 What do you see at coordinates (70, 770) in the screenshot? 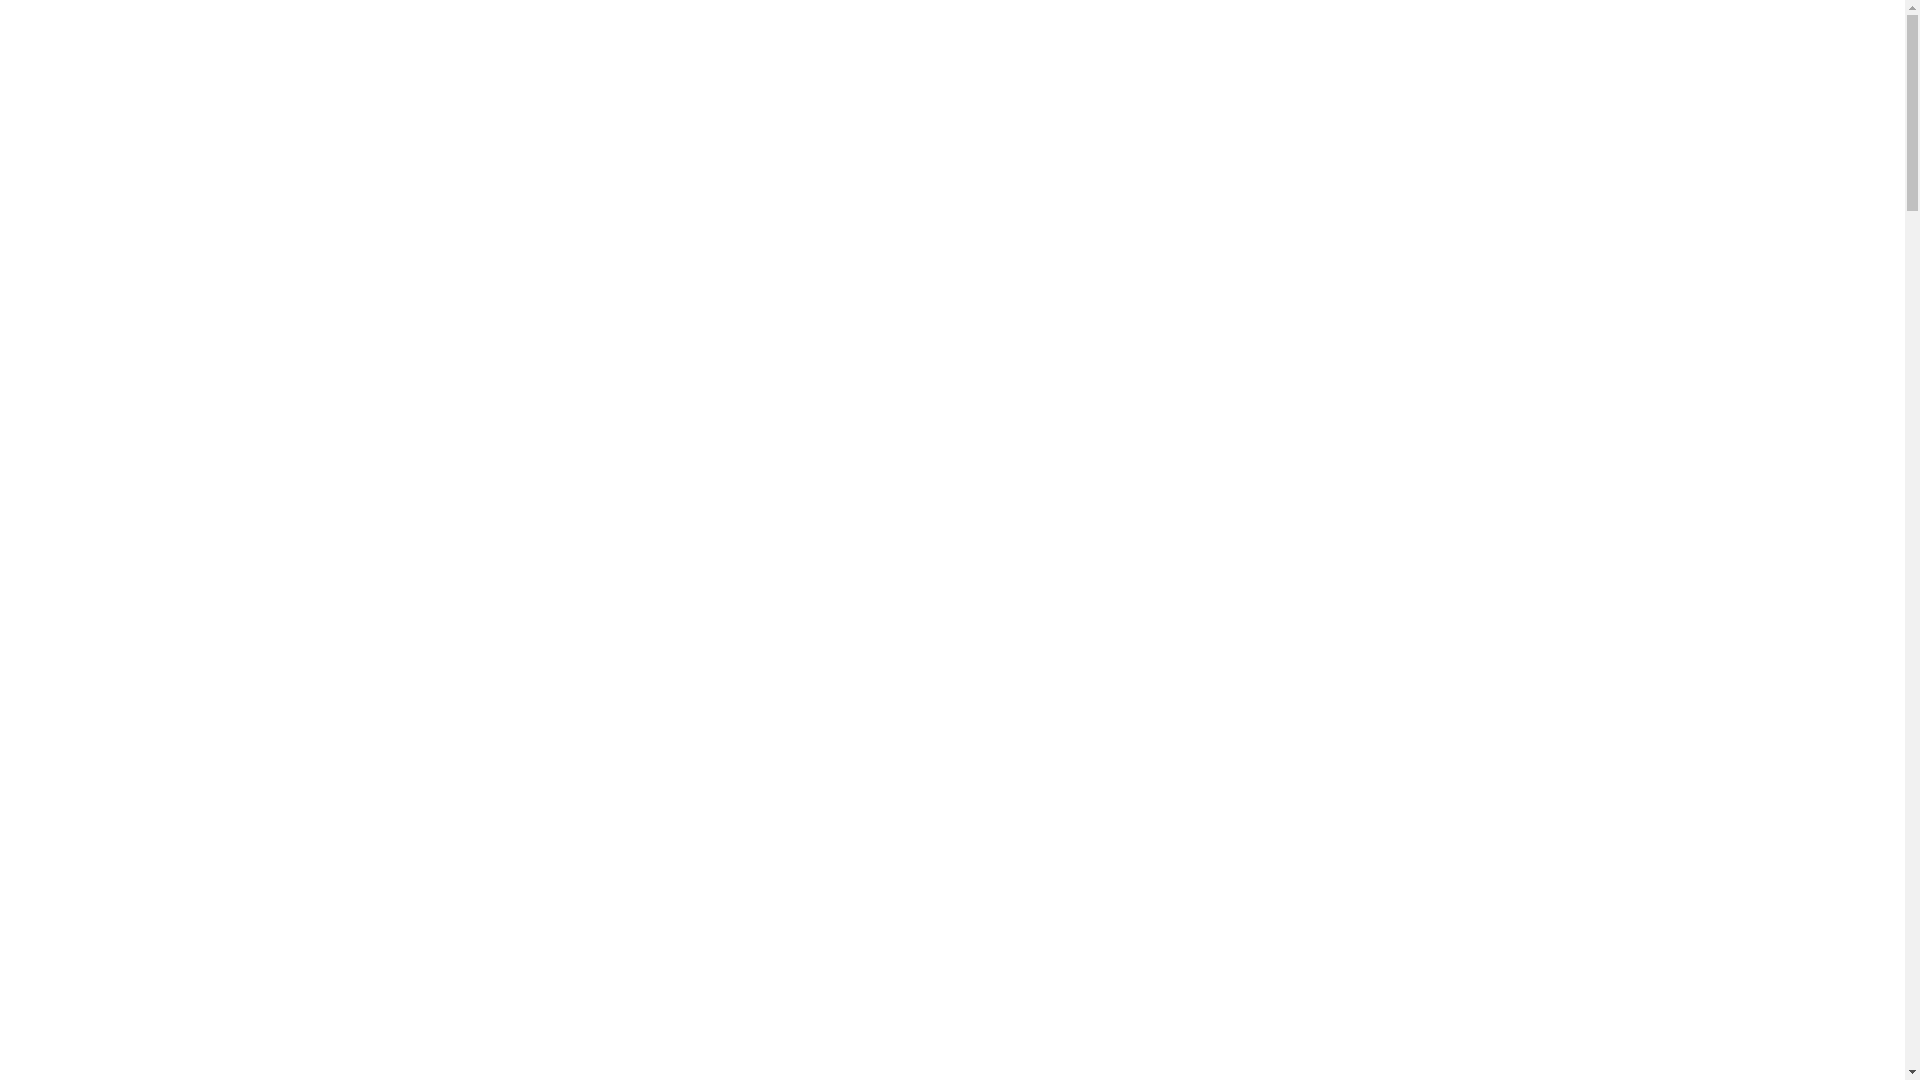
I see `'About'` at bounding box center [70, 770].